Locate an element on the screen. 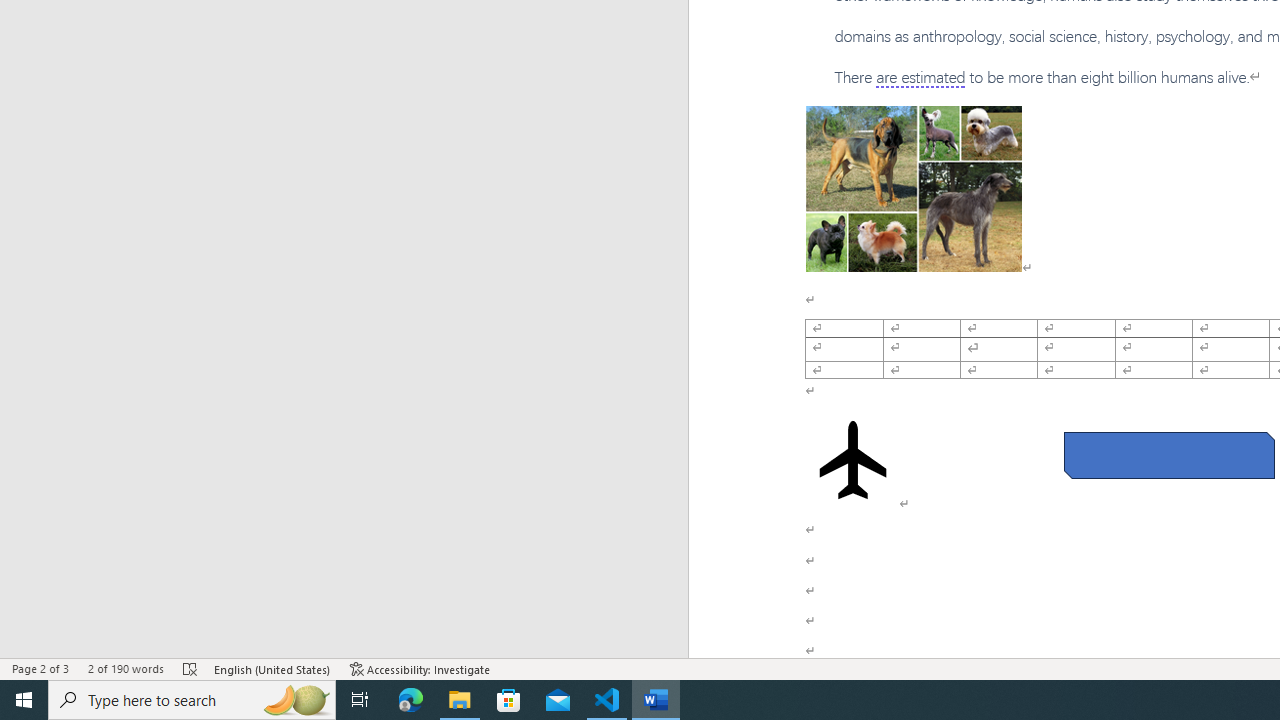  'Accessibility Checker Accessibility: Investigate' is located at coordinates (419, 669).